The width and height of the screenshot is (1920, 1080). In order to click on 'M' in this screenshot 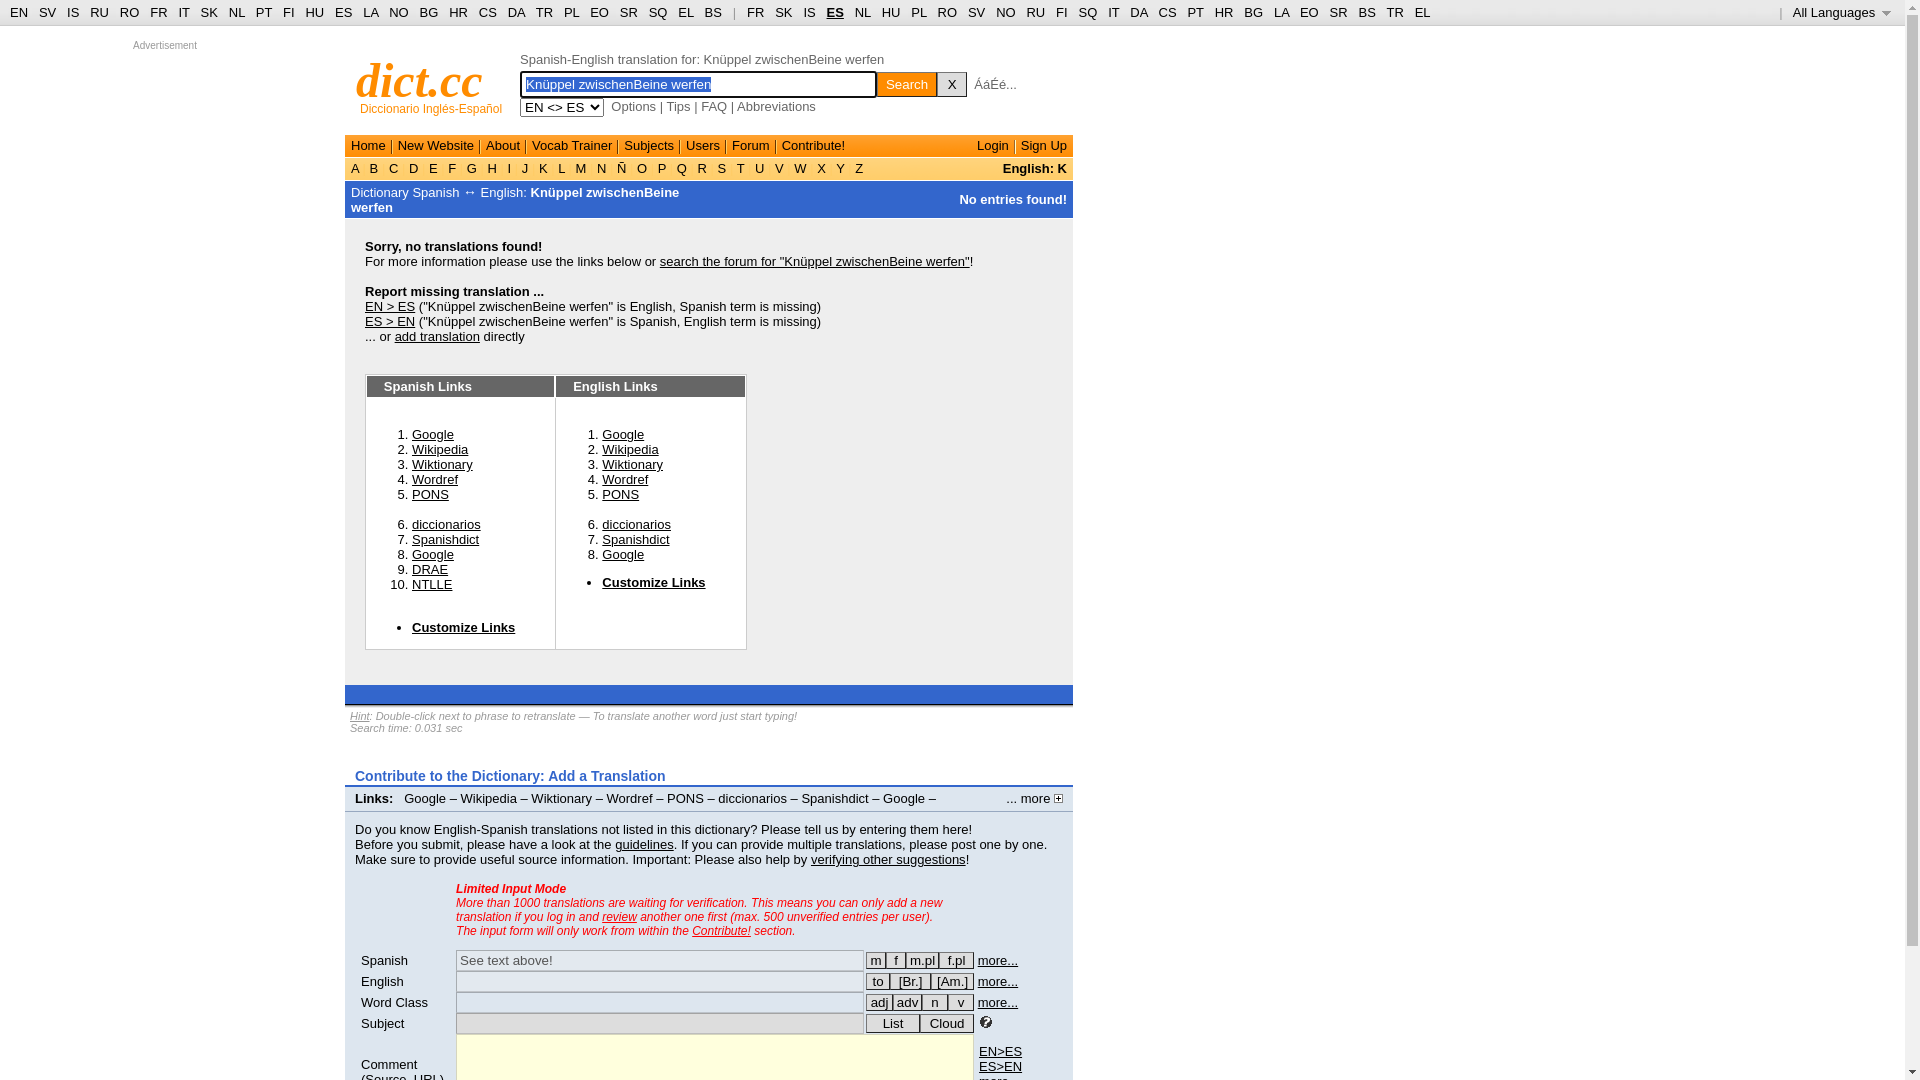, I will do `click(579, 167)`.